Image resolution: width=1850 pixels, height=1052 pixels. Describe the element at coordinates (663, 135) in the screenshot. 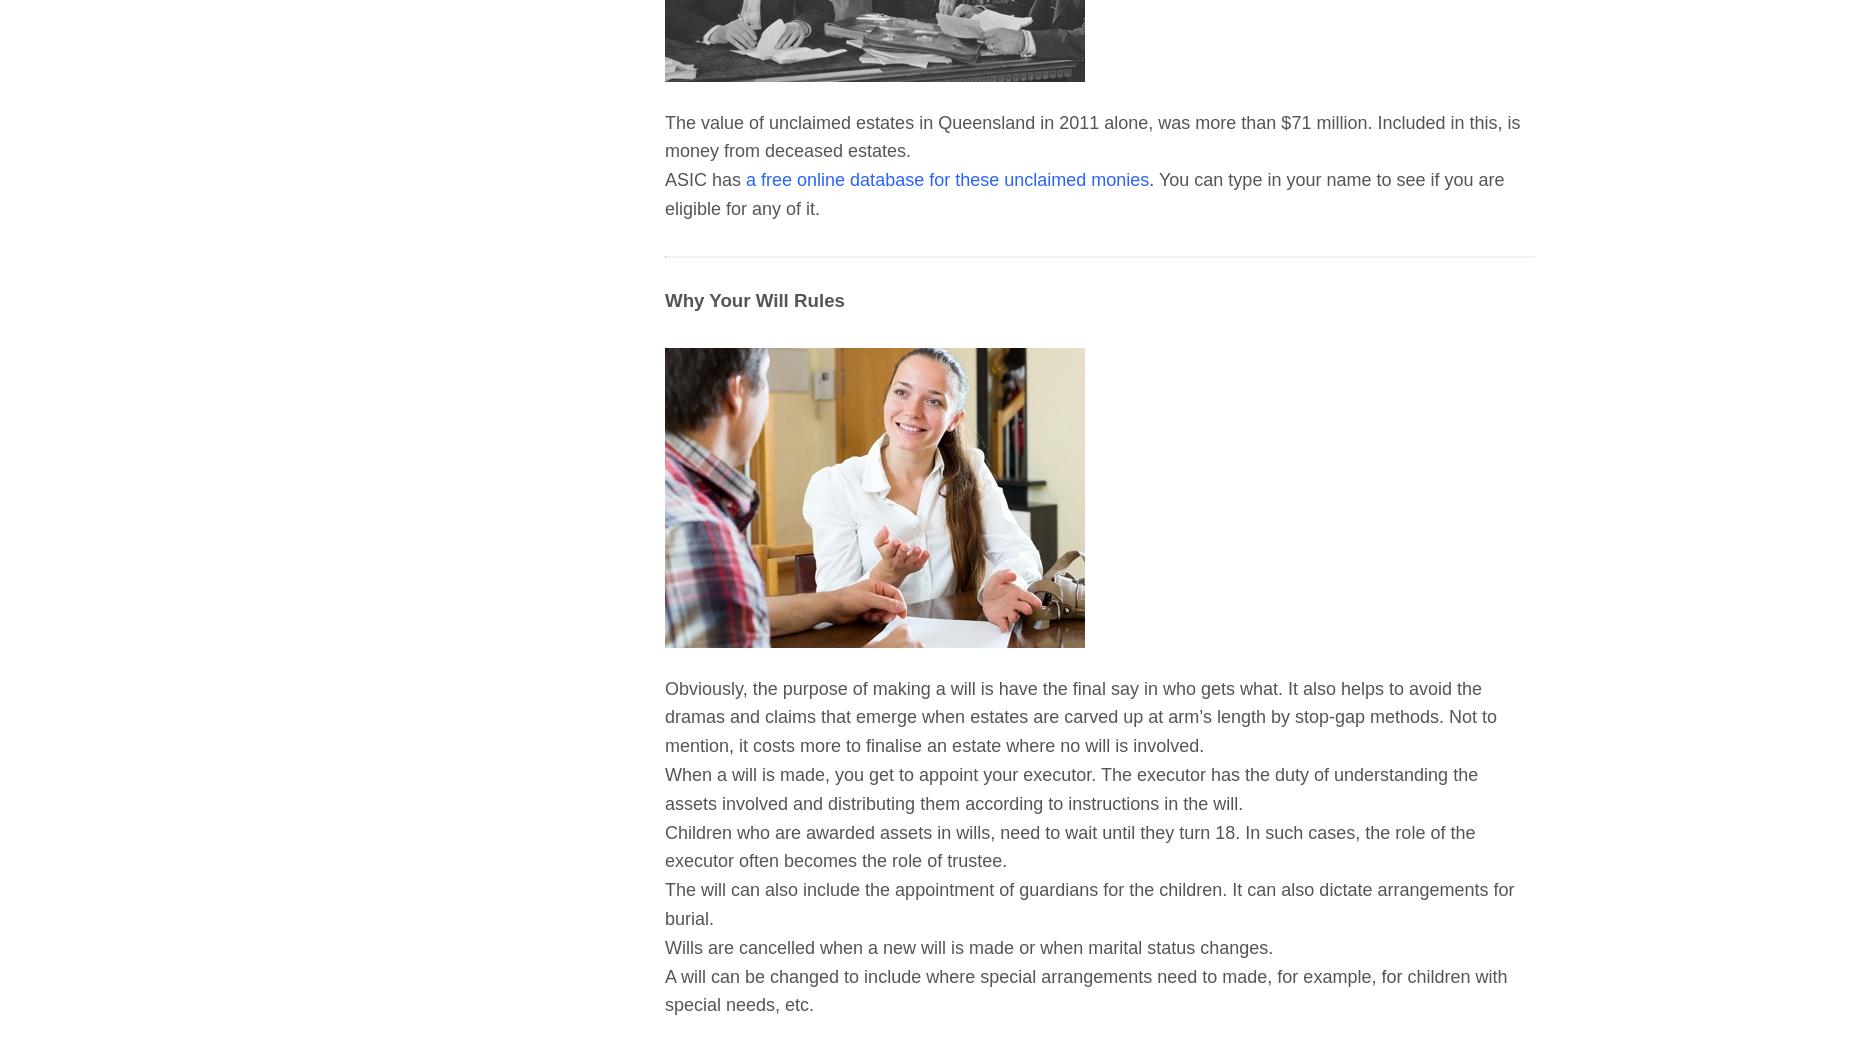

I see `'The value of unclaimed estates in Queensland in 2011 alone, was more than $71 million. Included in this, is money from deceased estates.'` at that location.